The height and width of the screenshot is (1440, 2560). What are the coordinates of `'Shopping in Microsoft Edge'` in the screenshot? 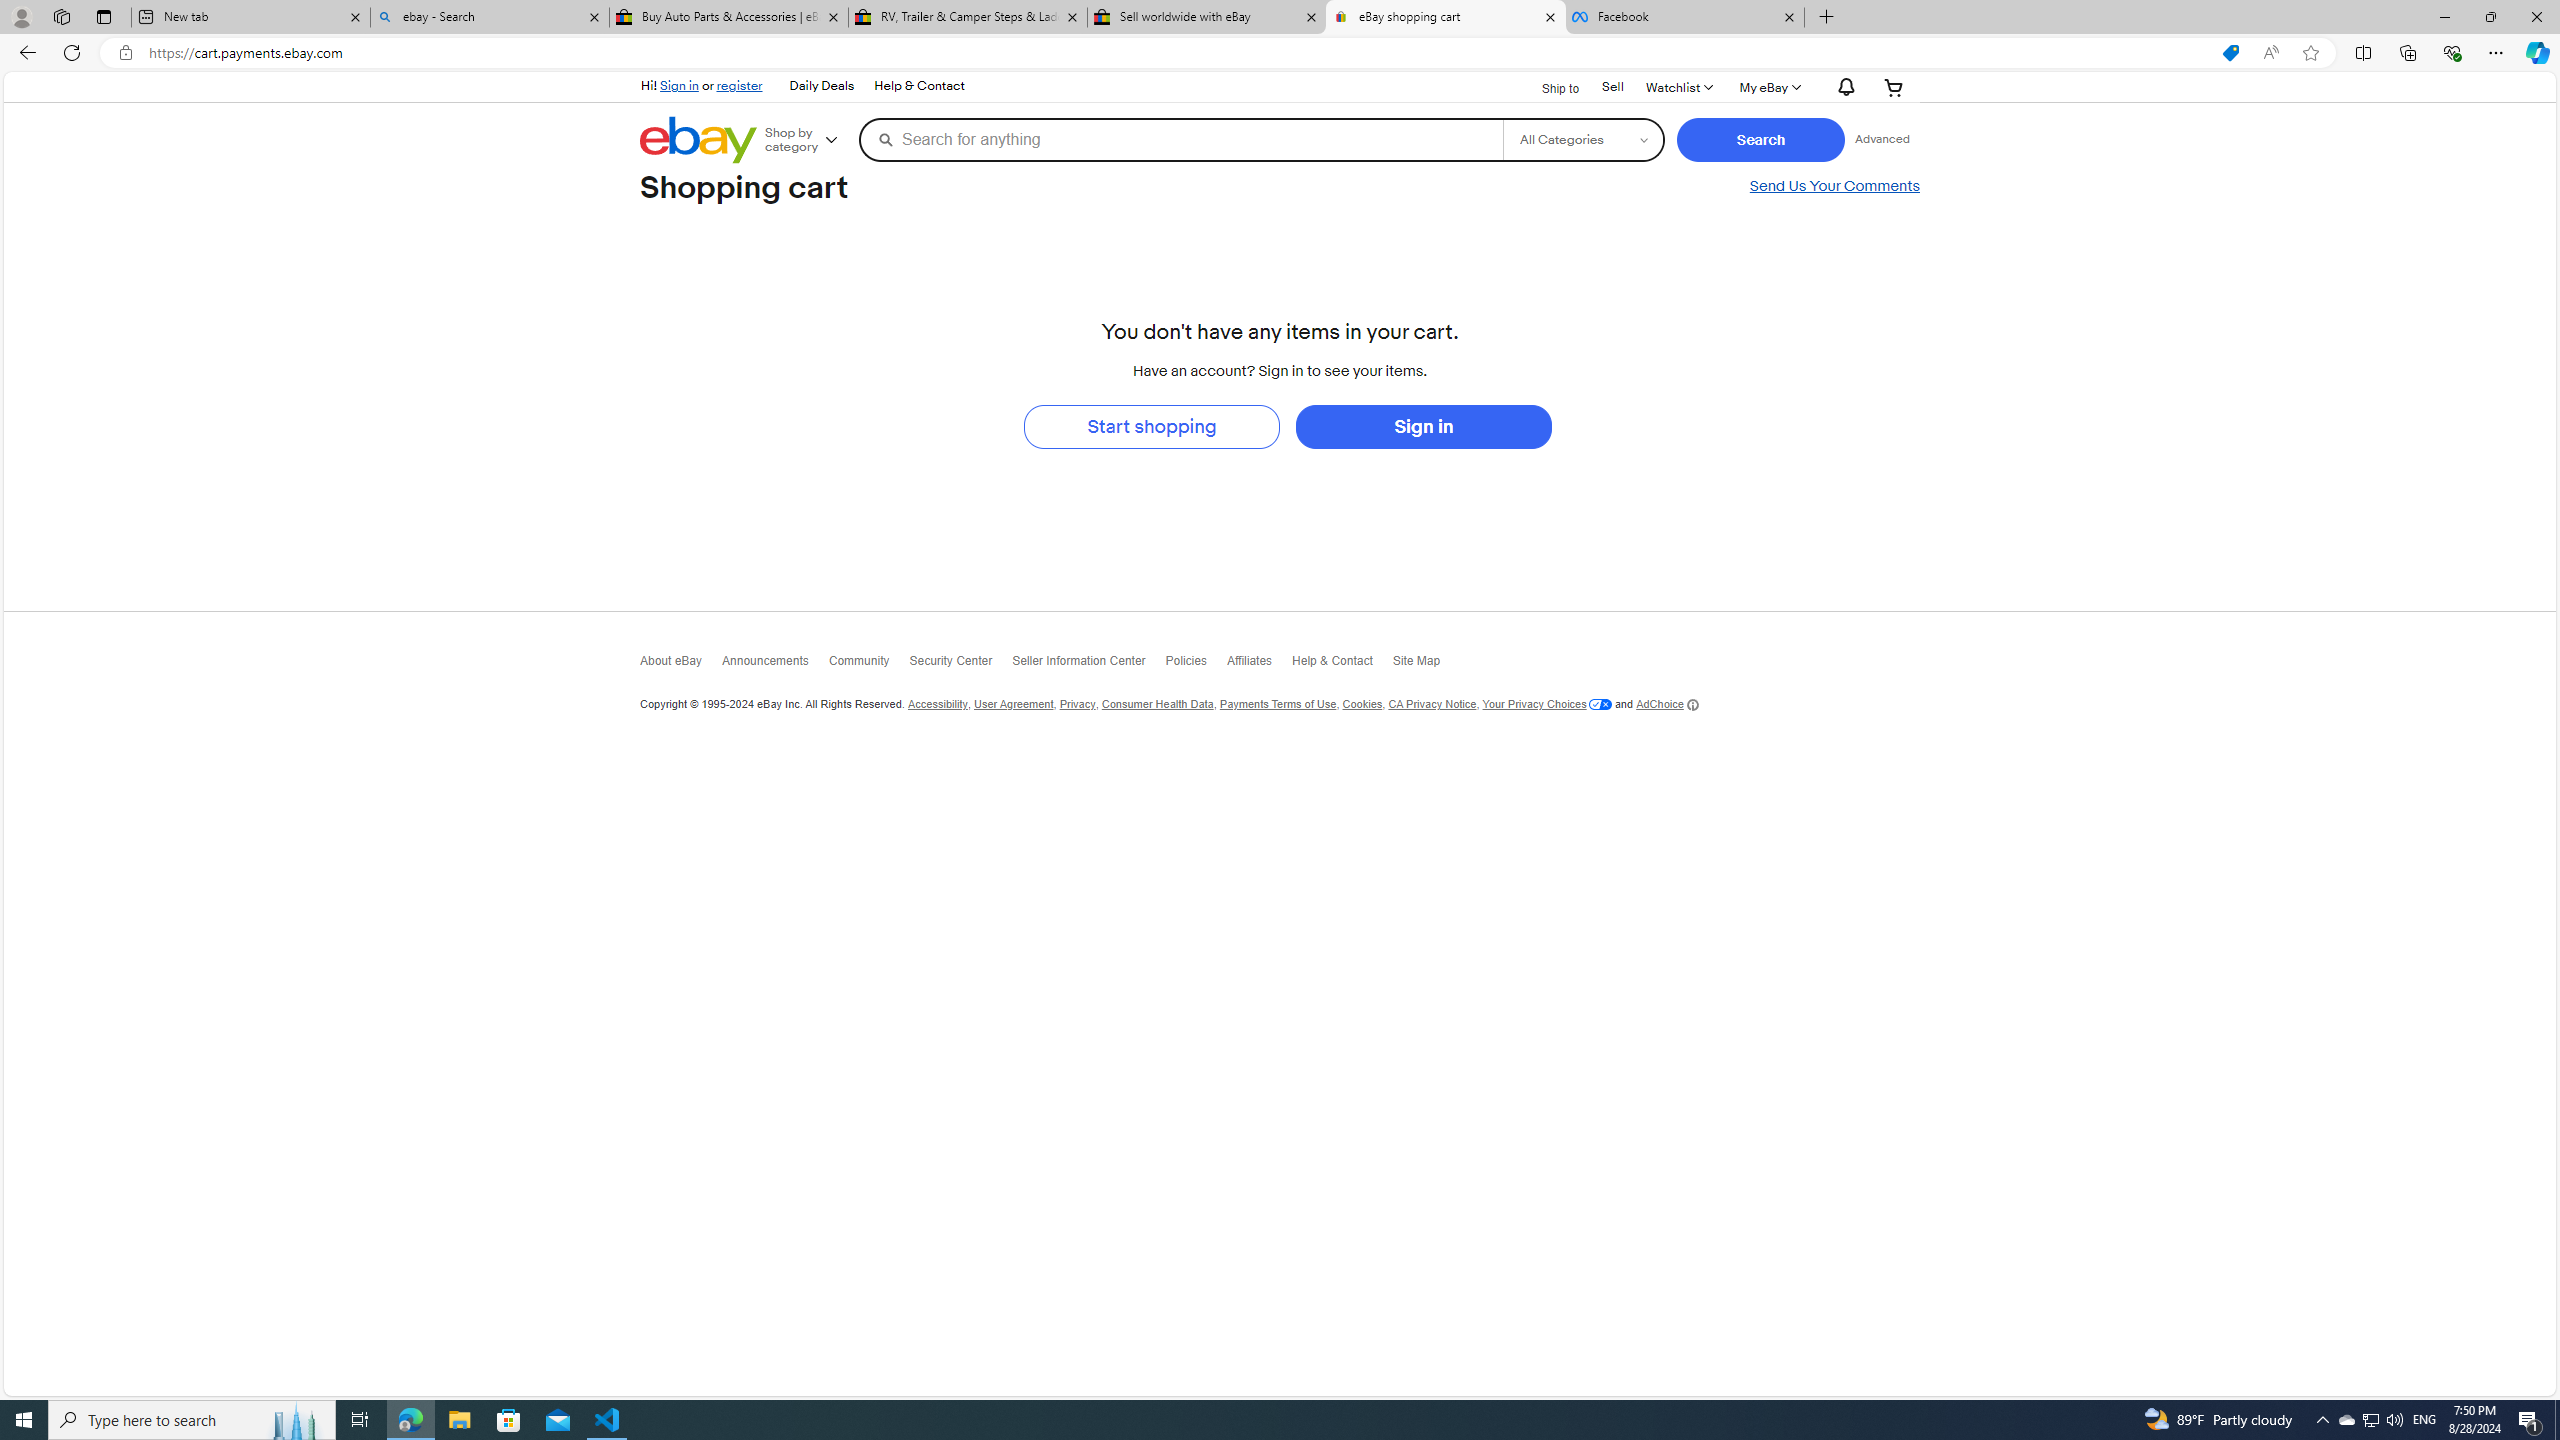 It's located at (2230, 53).